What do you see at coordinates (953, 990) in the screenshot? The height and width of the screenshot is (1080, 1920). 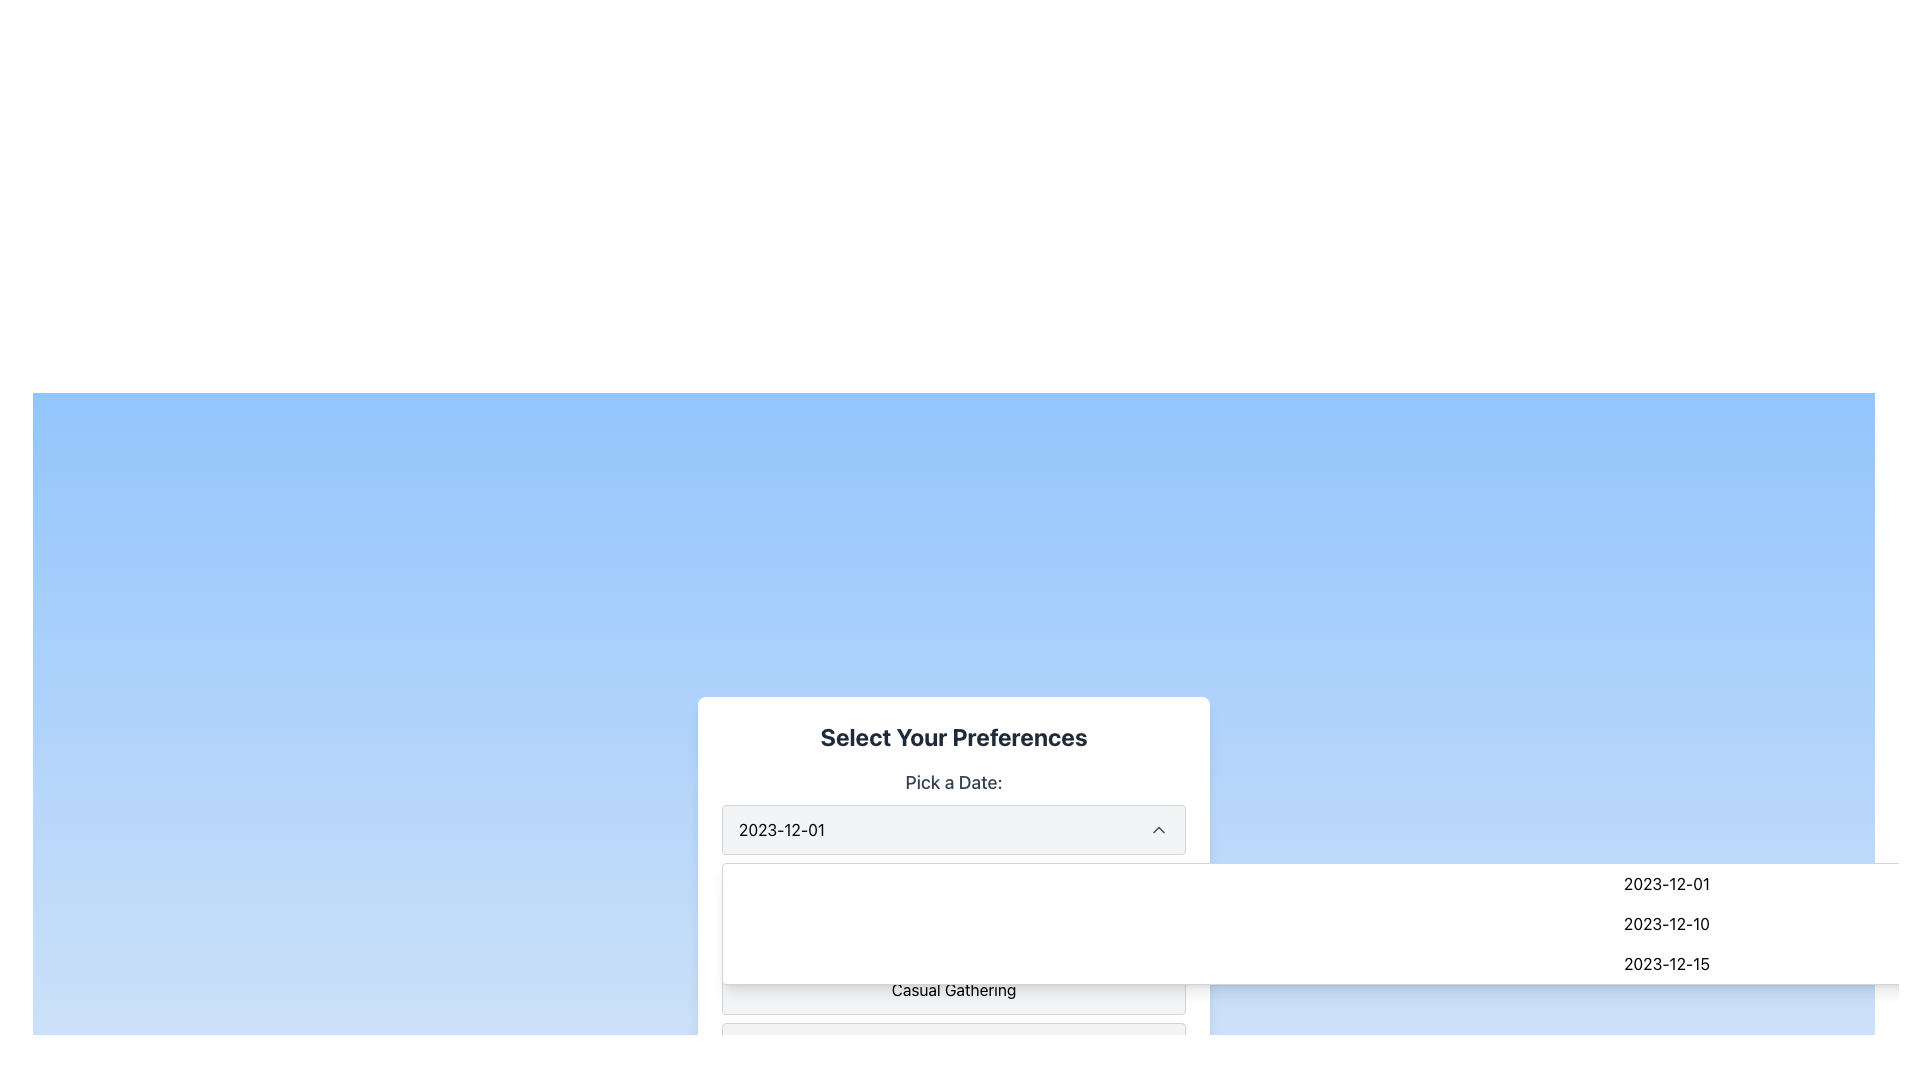 I see `the 'Casual Gathering' option in the dropdown selection menu` at bounding box center [953, 990].